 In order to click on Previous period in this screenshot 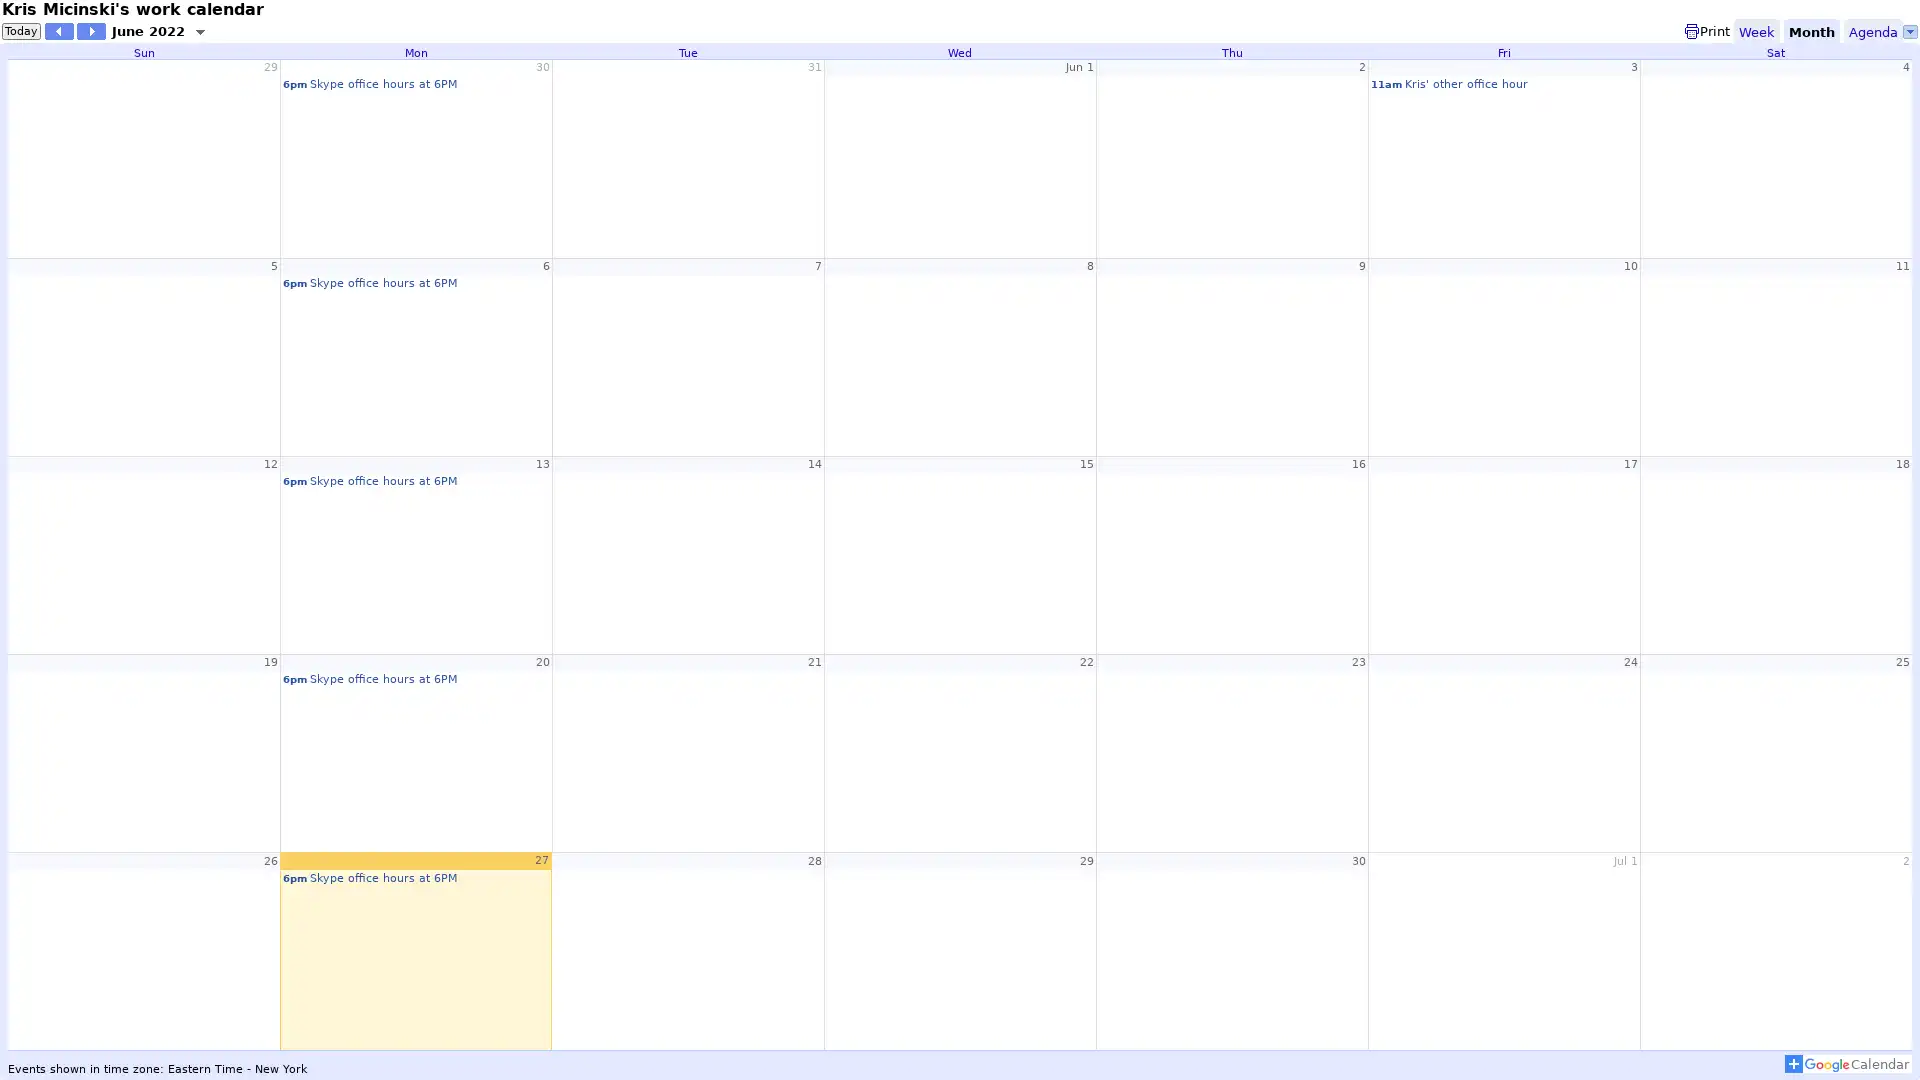, I will do `click(58, 30)`.